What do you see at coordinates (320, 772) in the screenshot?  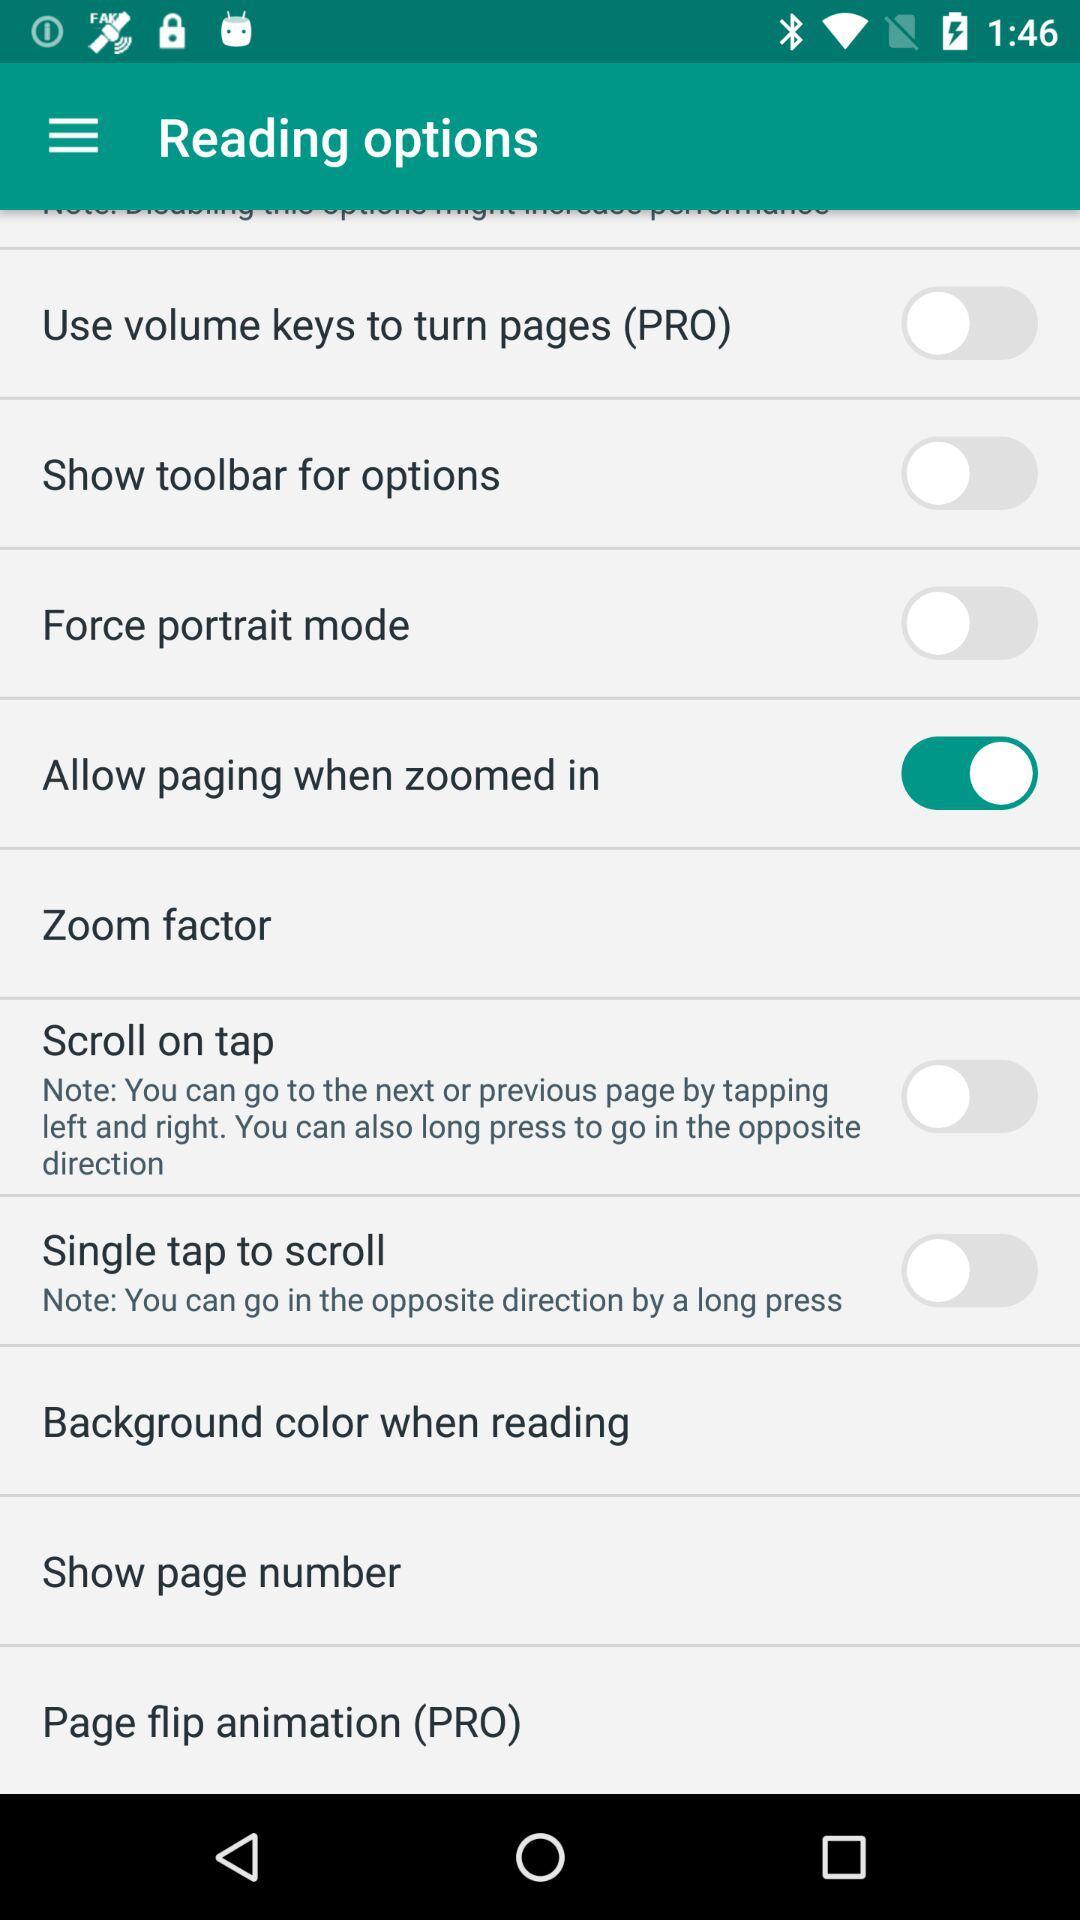 I see `allow paging when` at bounding box center [320, 772].